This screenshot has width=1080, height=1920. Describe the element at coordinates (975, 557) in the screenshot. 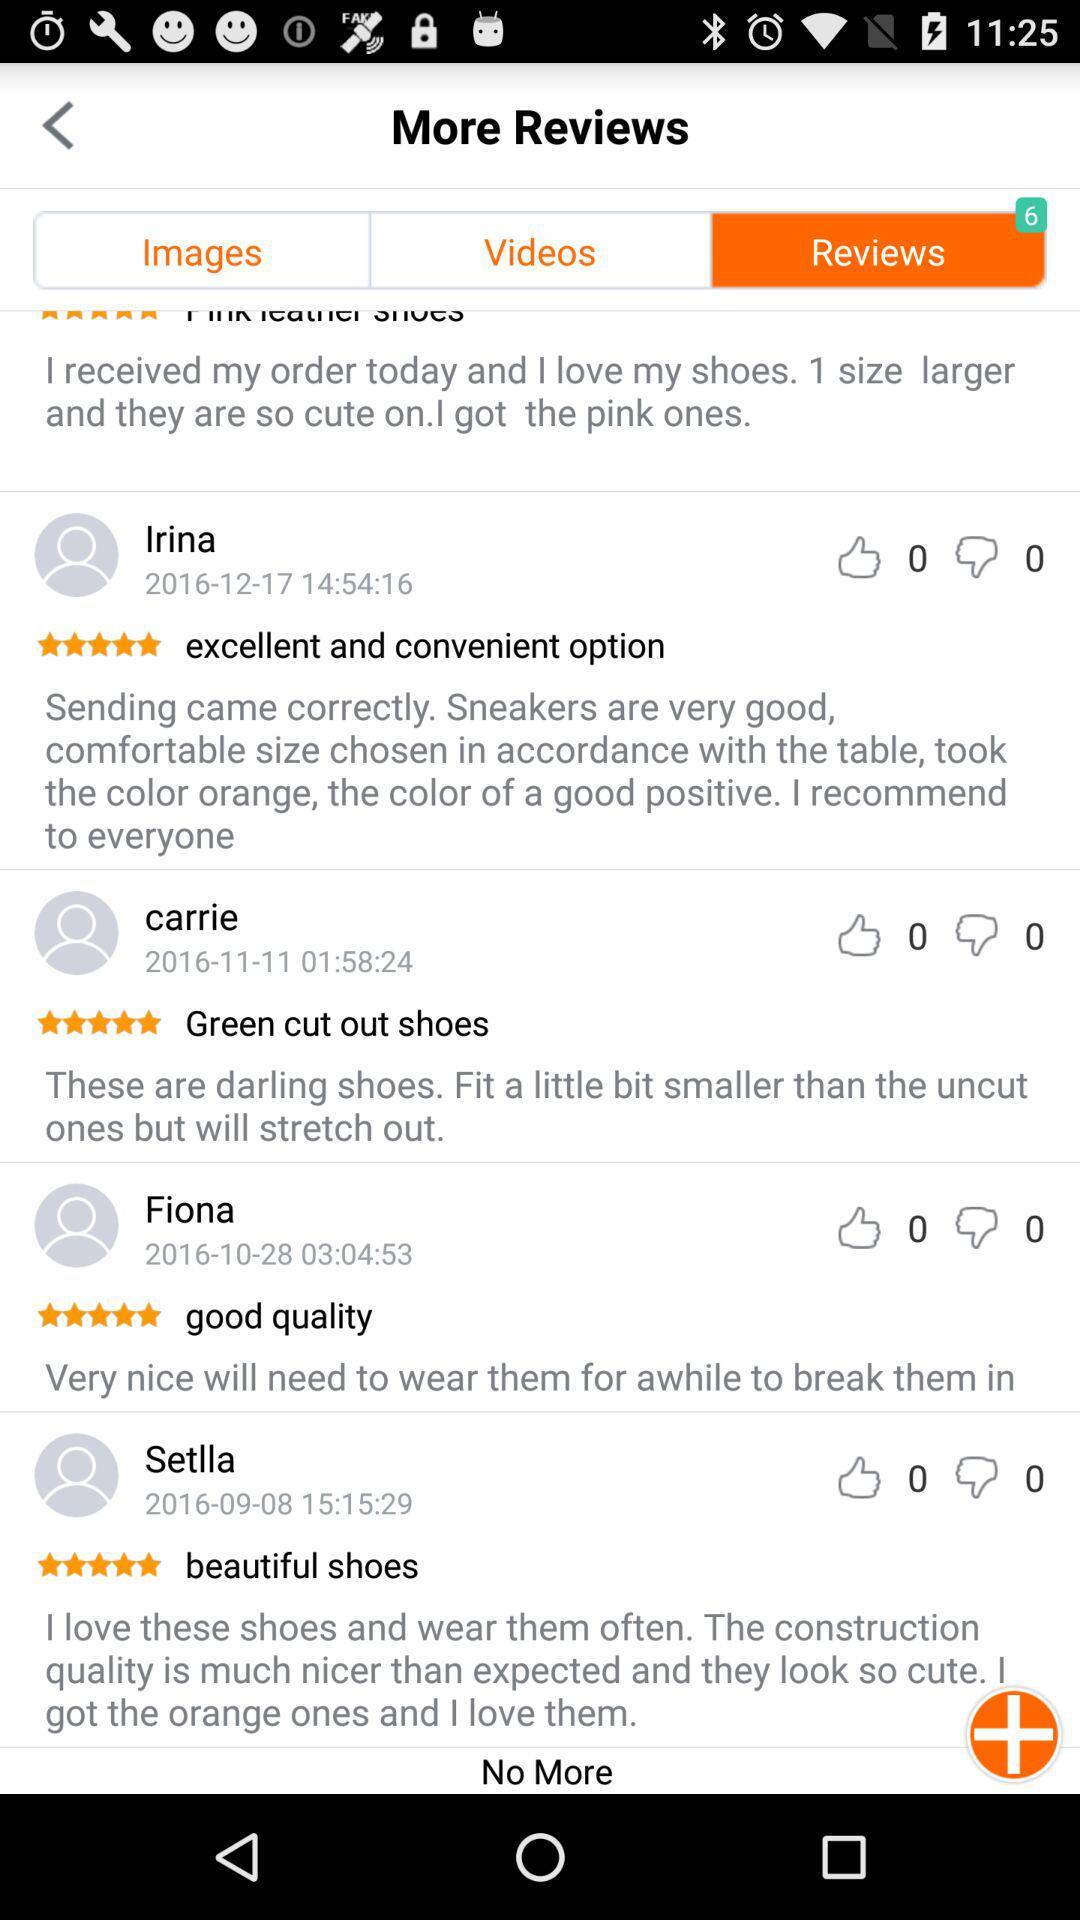

I see `unlike review` at that location.